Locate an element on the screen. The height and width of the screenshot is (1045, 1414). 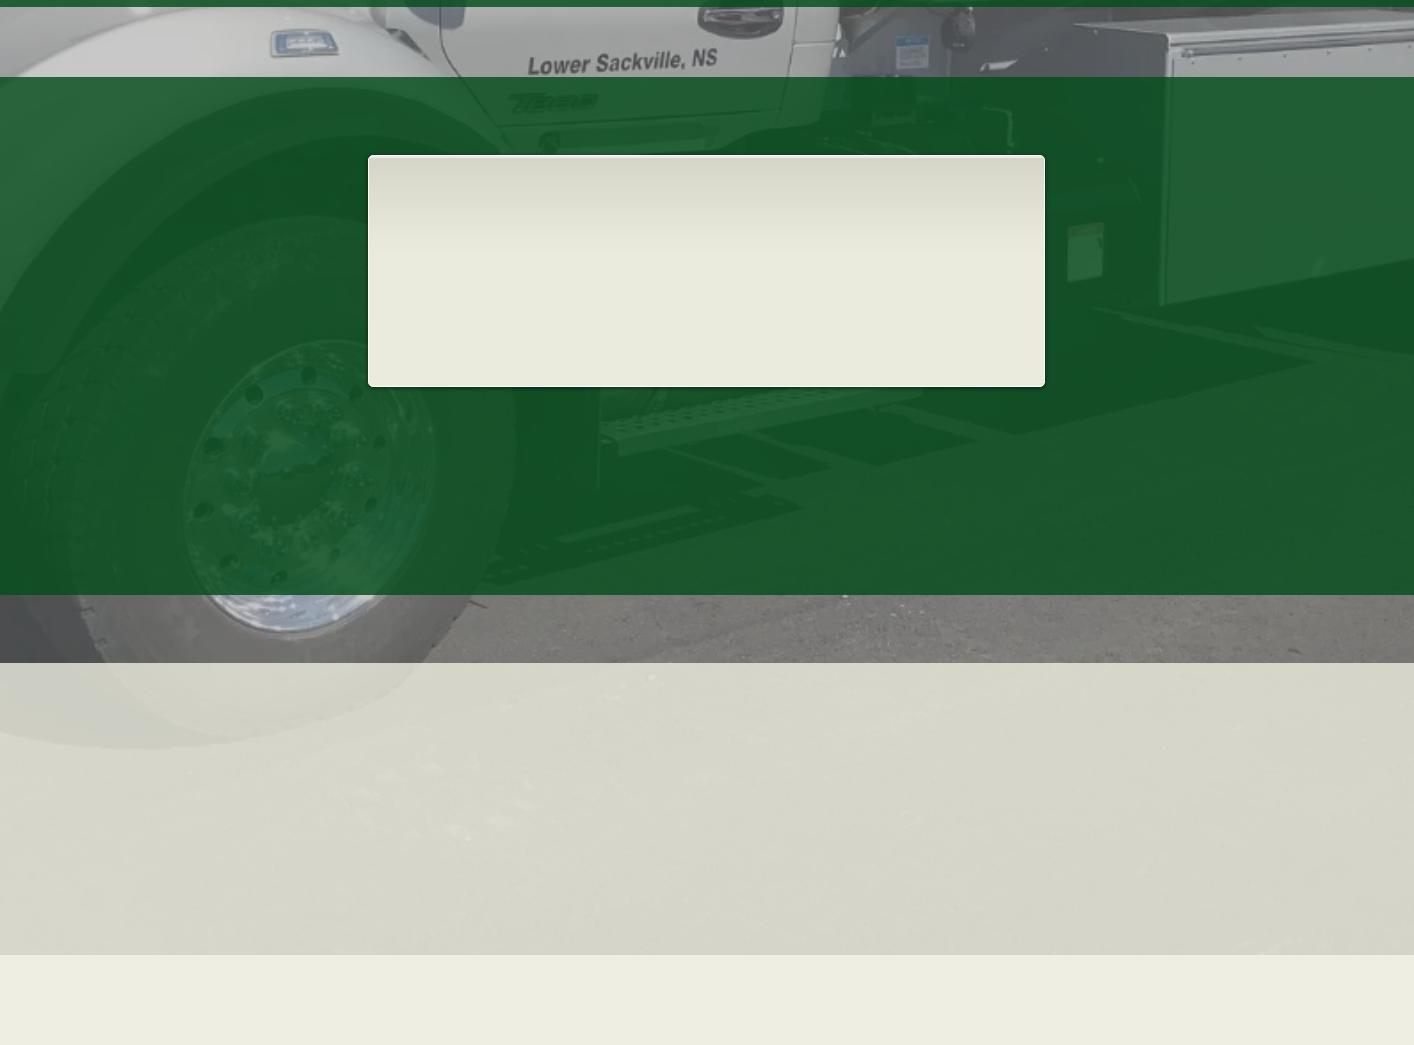
'Automatic or Call in Deliveries available for Furnace Oil' is located at coordinates (447, 222).